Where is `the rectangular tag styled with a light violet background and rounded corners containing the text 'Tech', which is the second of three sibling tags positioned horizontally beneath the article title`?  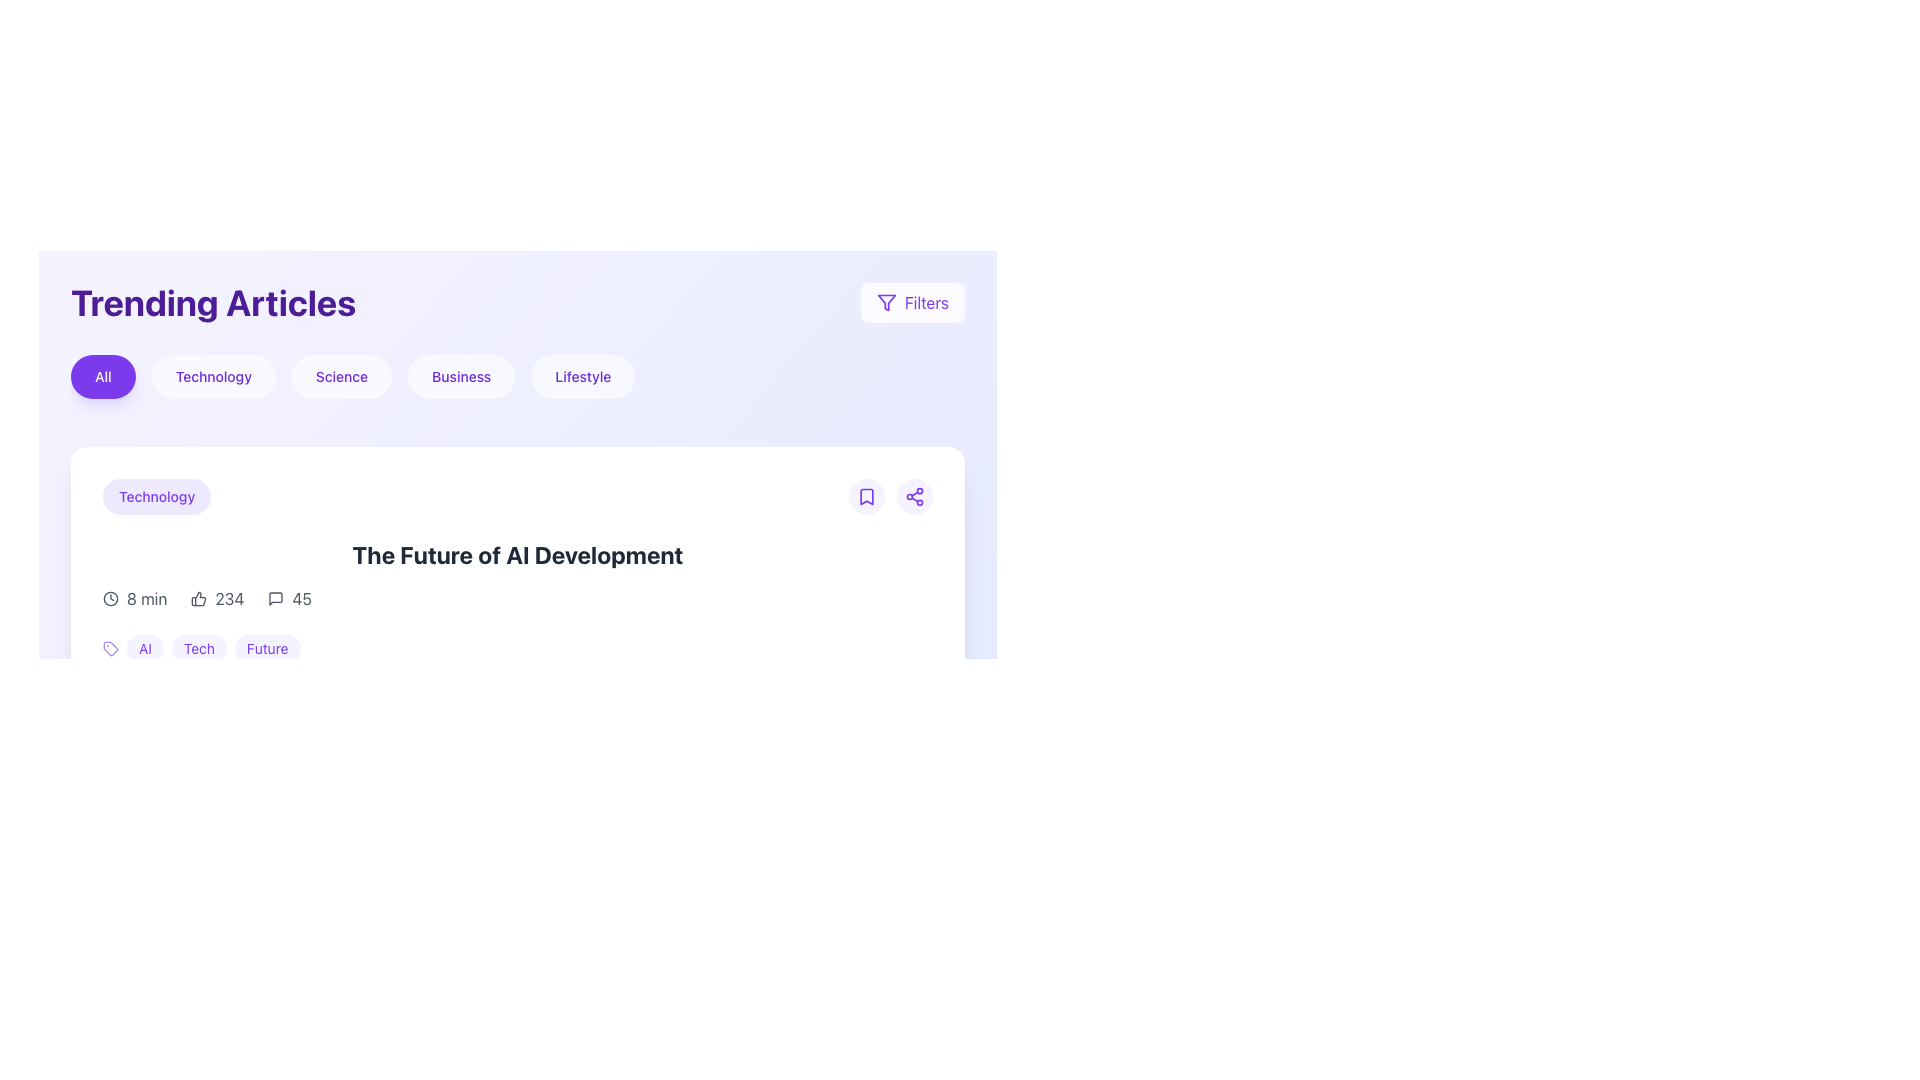 the rectangular tag styled with a light violet background and rounded corners containing the text 'Tech', which is the second of three sibling tags positioned horizontally beneath the article title is located at coordinates (199, 648).